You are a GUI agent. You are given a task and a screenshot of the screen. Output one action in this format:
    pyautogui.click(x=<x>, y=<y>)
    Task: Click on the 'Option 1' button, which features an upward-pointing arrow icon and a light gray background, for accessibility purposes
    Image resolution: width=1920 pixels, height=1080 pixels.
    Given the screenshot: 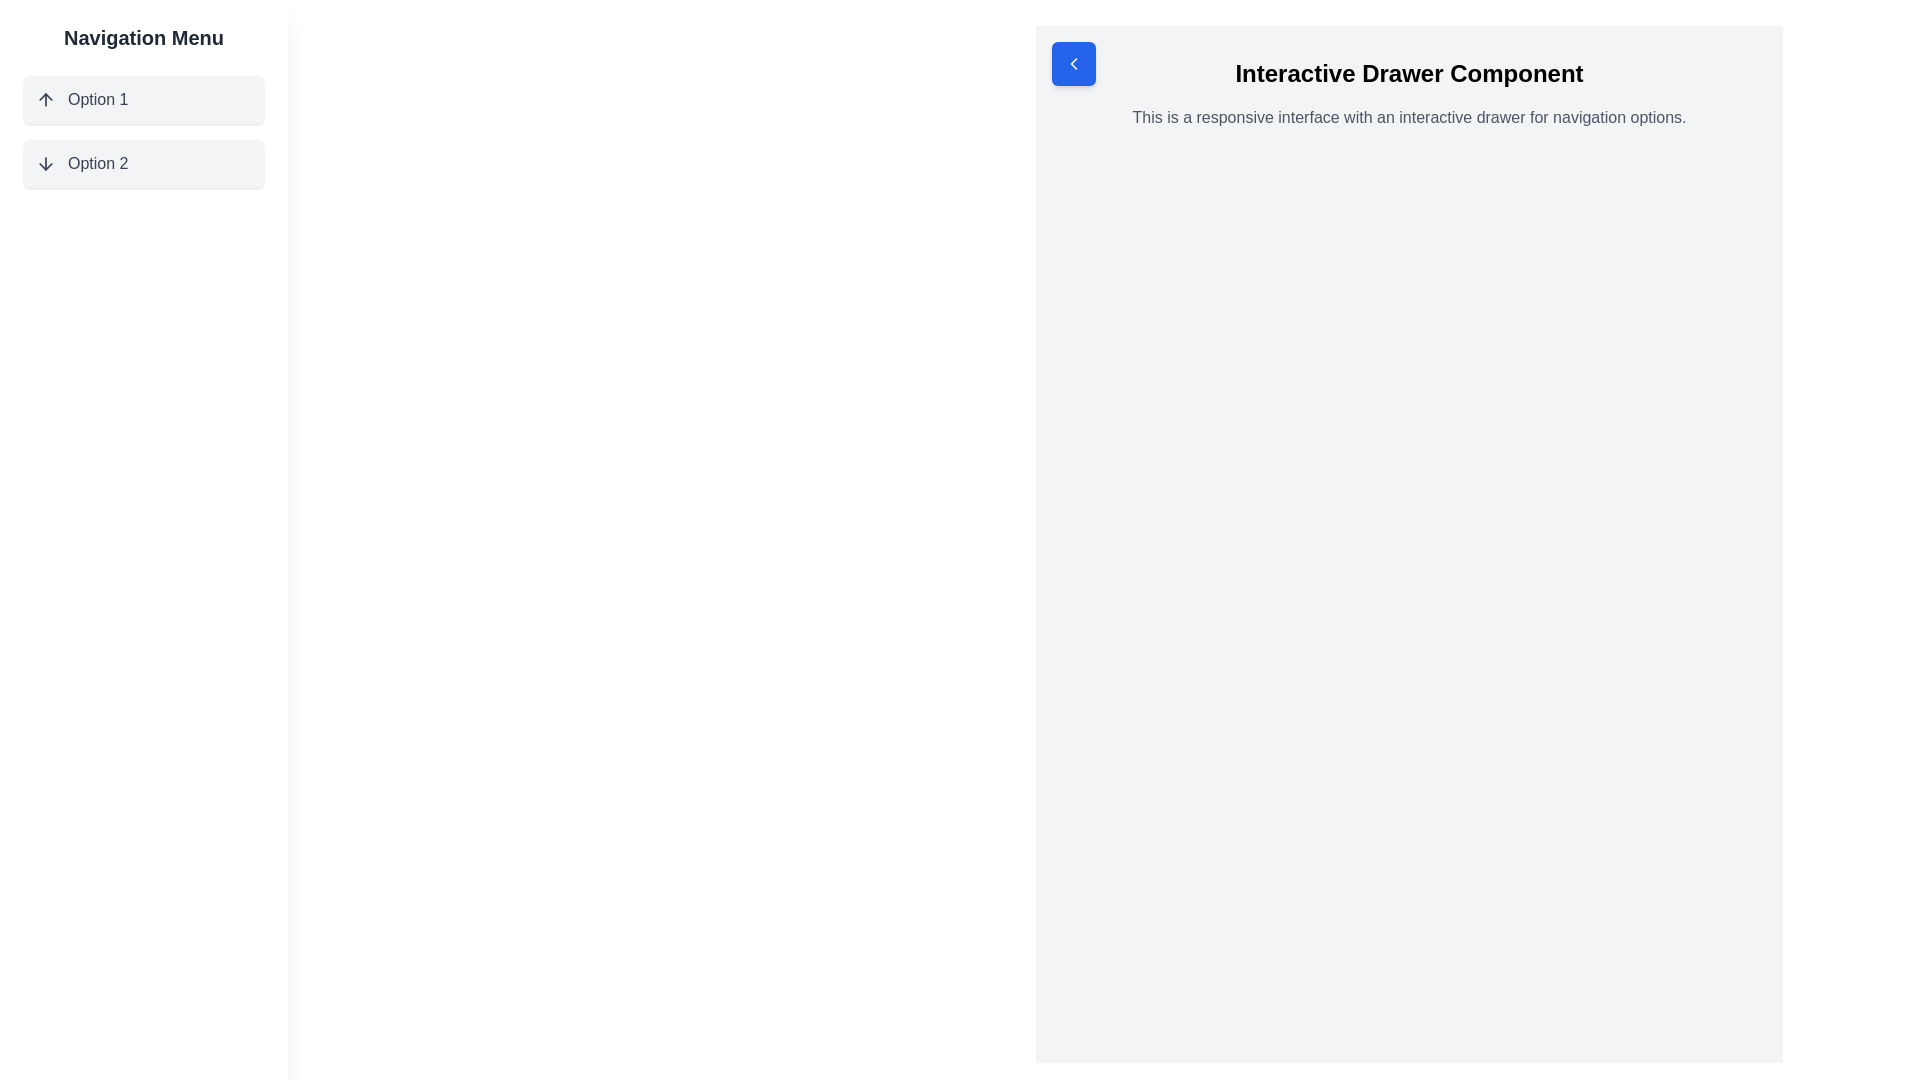 What is the action you would take?
    pyautogui.click(x=143, y=100)
    